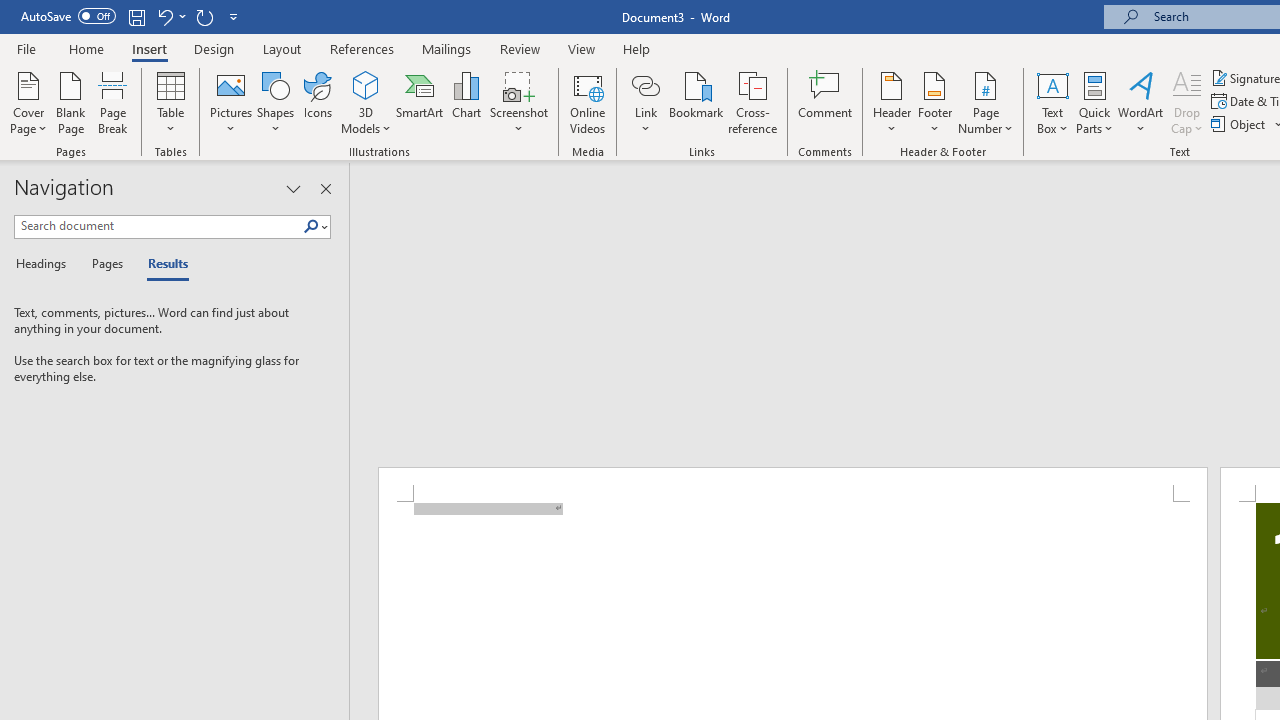 This screenshot has width=1280, height=720. Describe the element at coordinates (164, 16) in the screenshot. I see `'Undo New Page'` at that location.